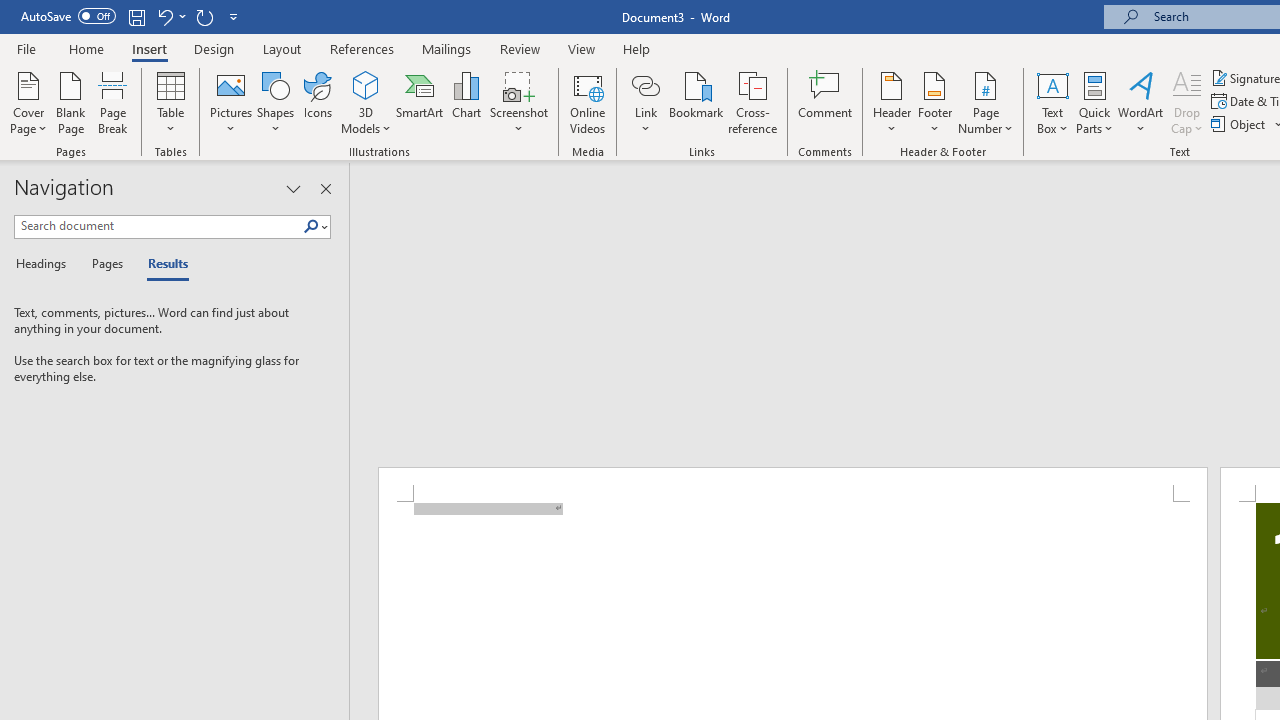 This screenshot has width=1280, height=720. Describe the element at coordinates (164, 16) in the screenshot. I see `'Undo New Page'` at that location.